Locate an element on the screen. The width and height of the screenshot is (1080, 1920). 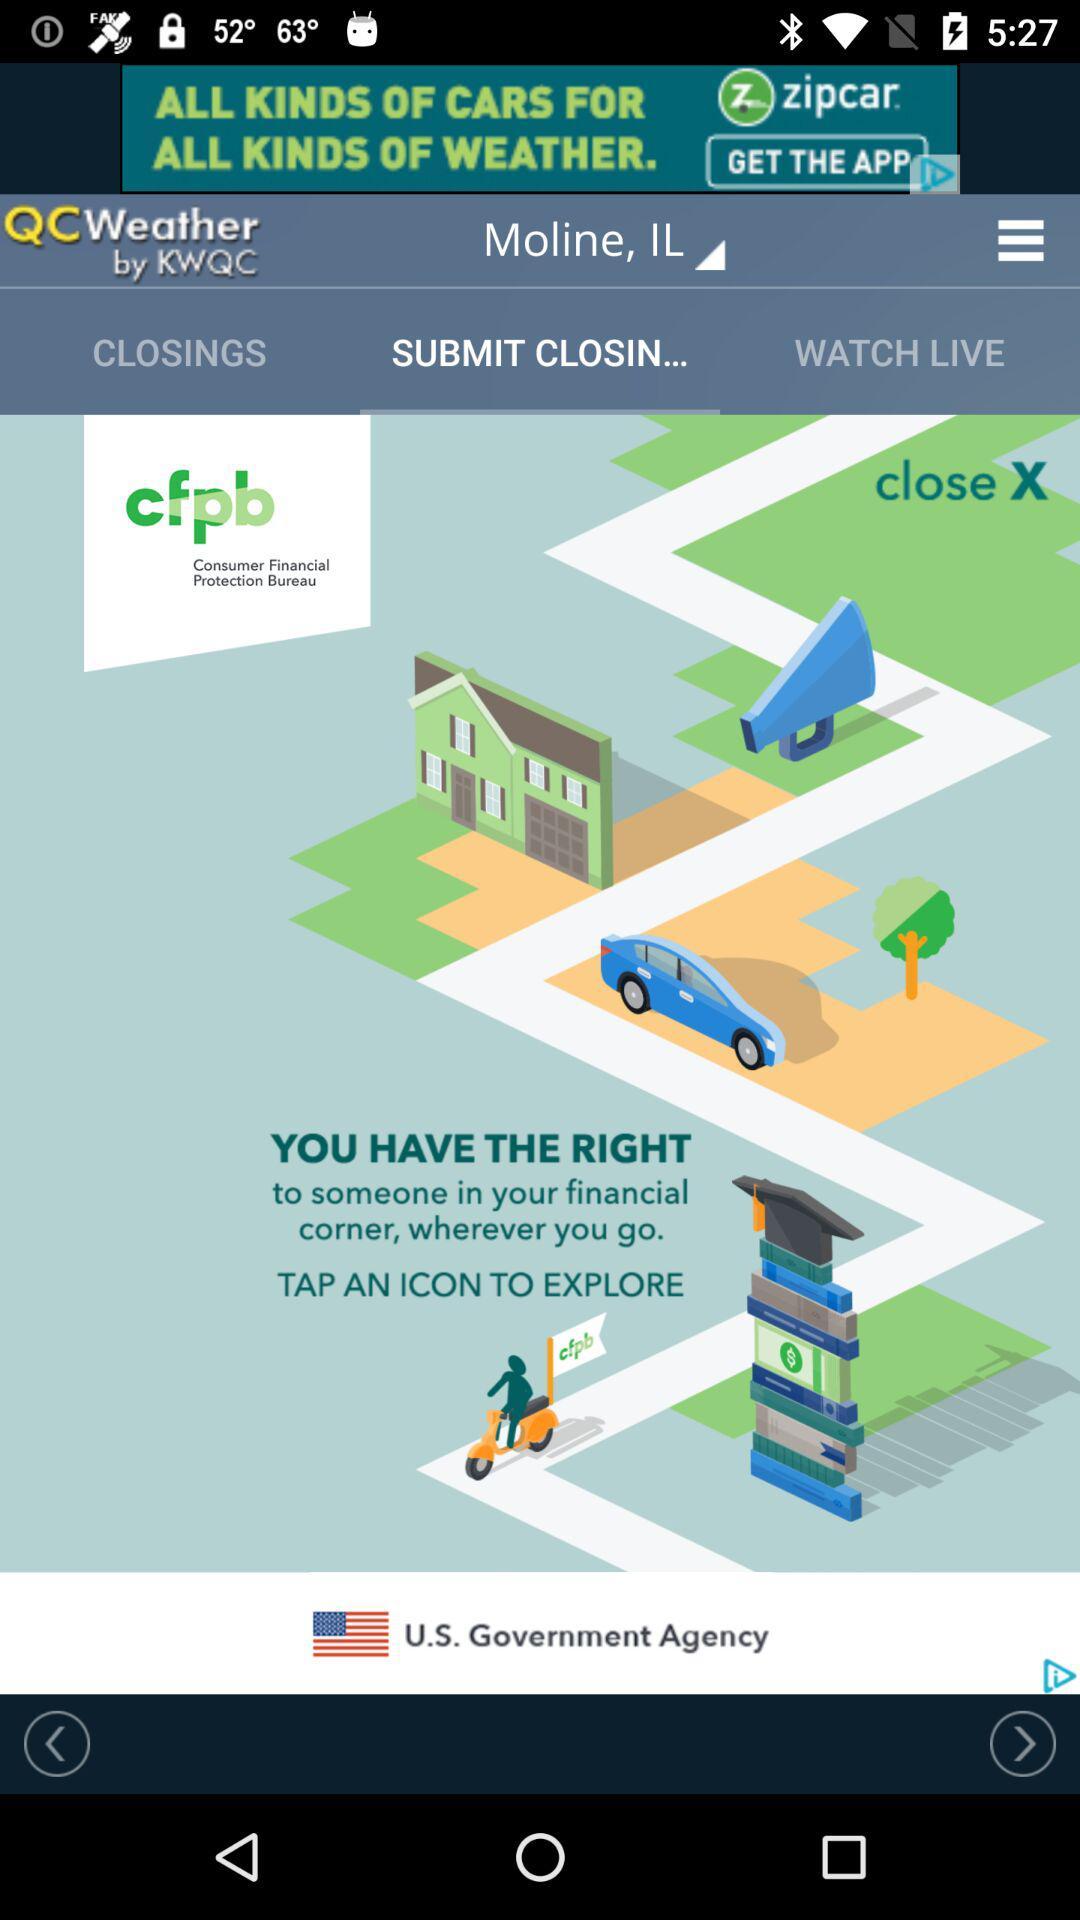
advertisement is located at coordinates (540, 127).